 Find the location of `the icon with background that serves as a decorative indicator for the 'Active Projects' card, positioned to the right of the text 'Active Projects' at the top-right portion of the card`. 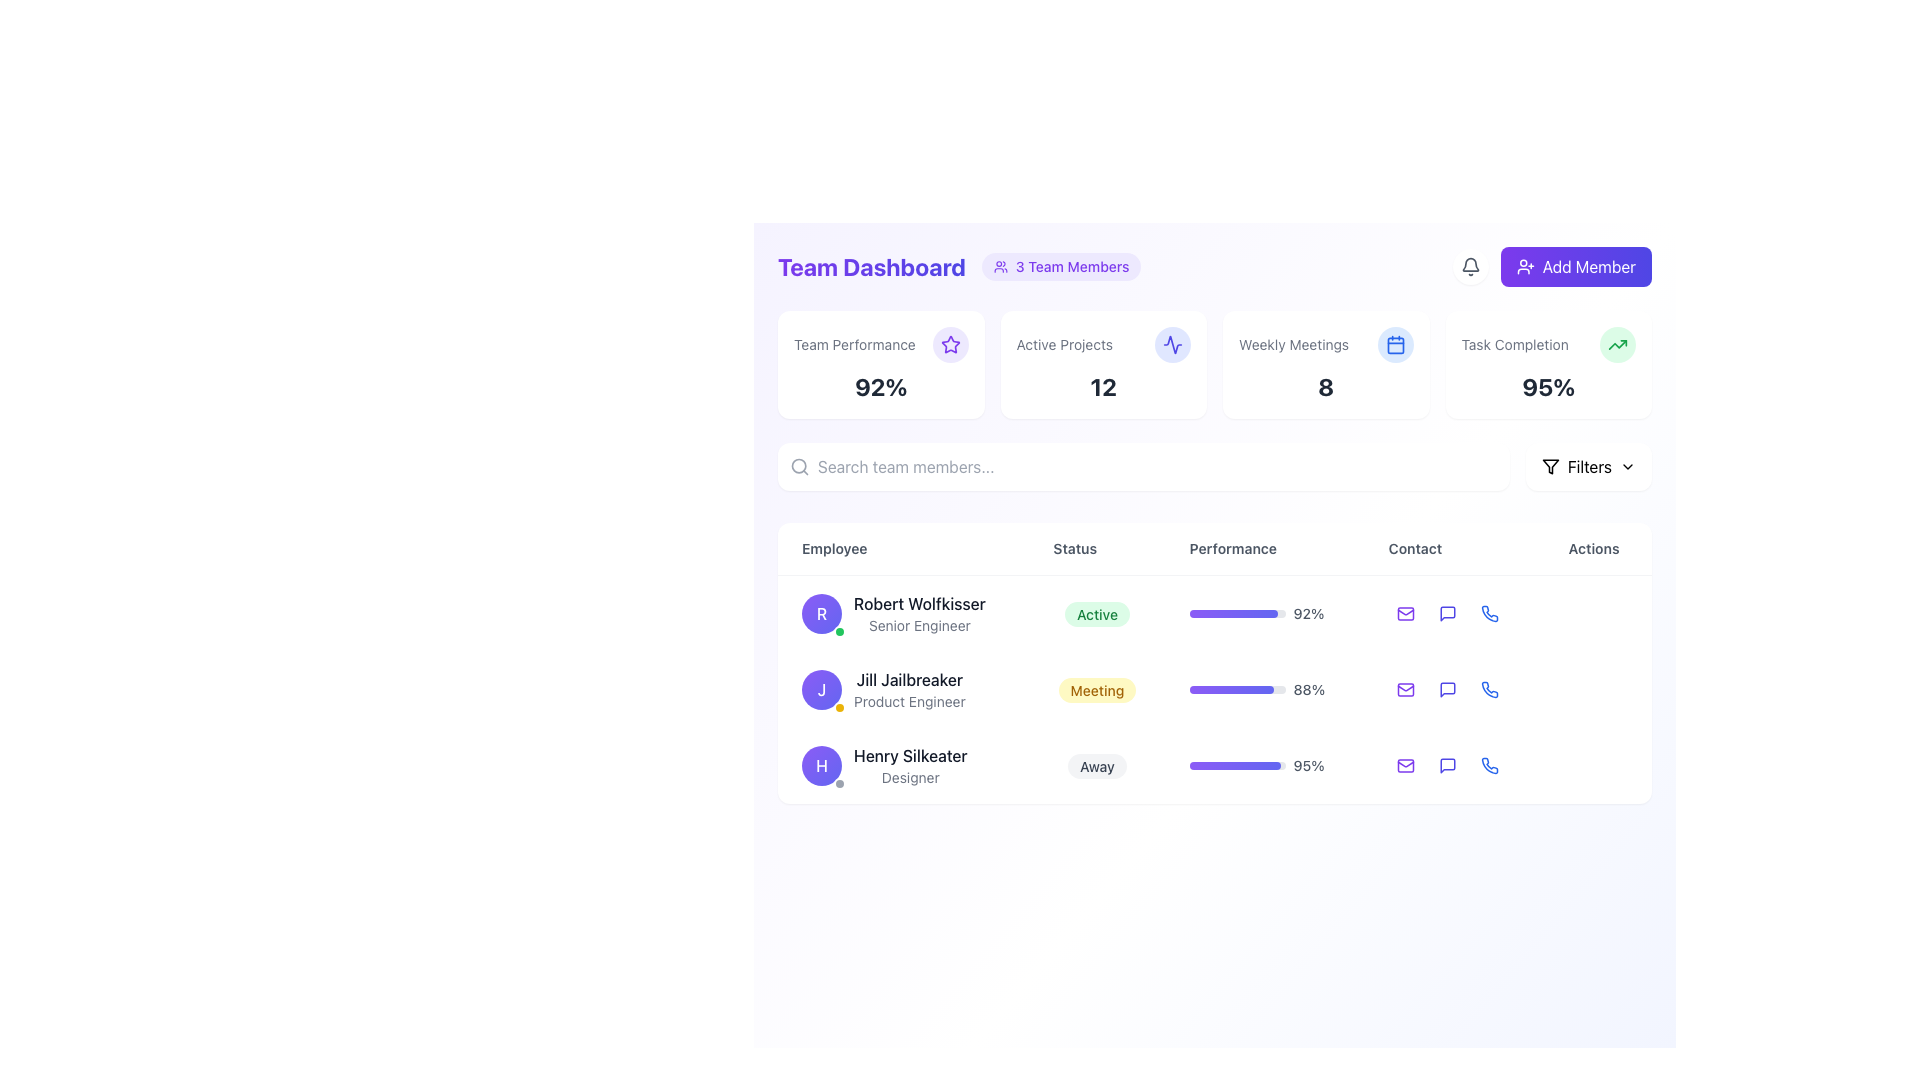

the icon with background that serves as a decorative indicator for the 'Active Projects' card, positioned to the right of the text 'Active Projects' at the top-right portion of the card is located at coordinates (1172, 343).